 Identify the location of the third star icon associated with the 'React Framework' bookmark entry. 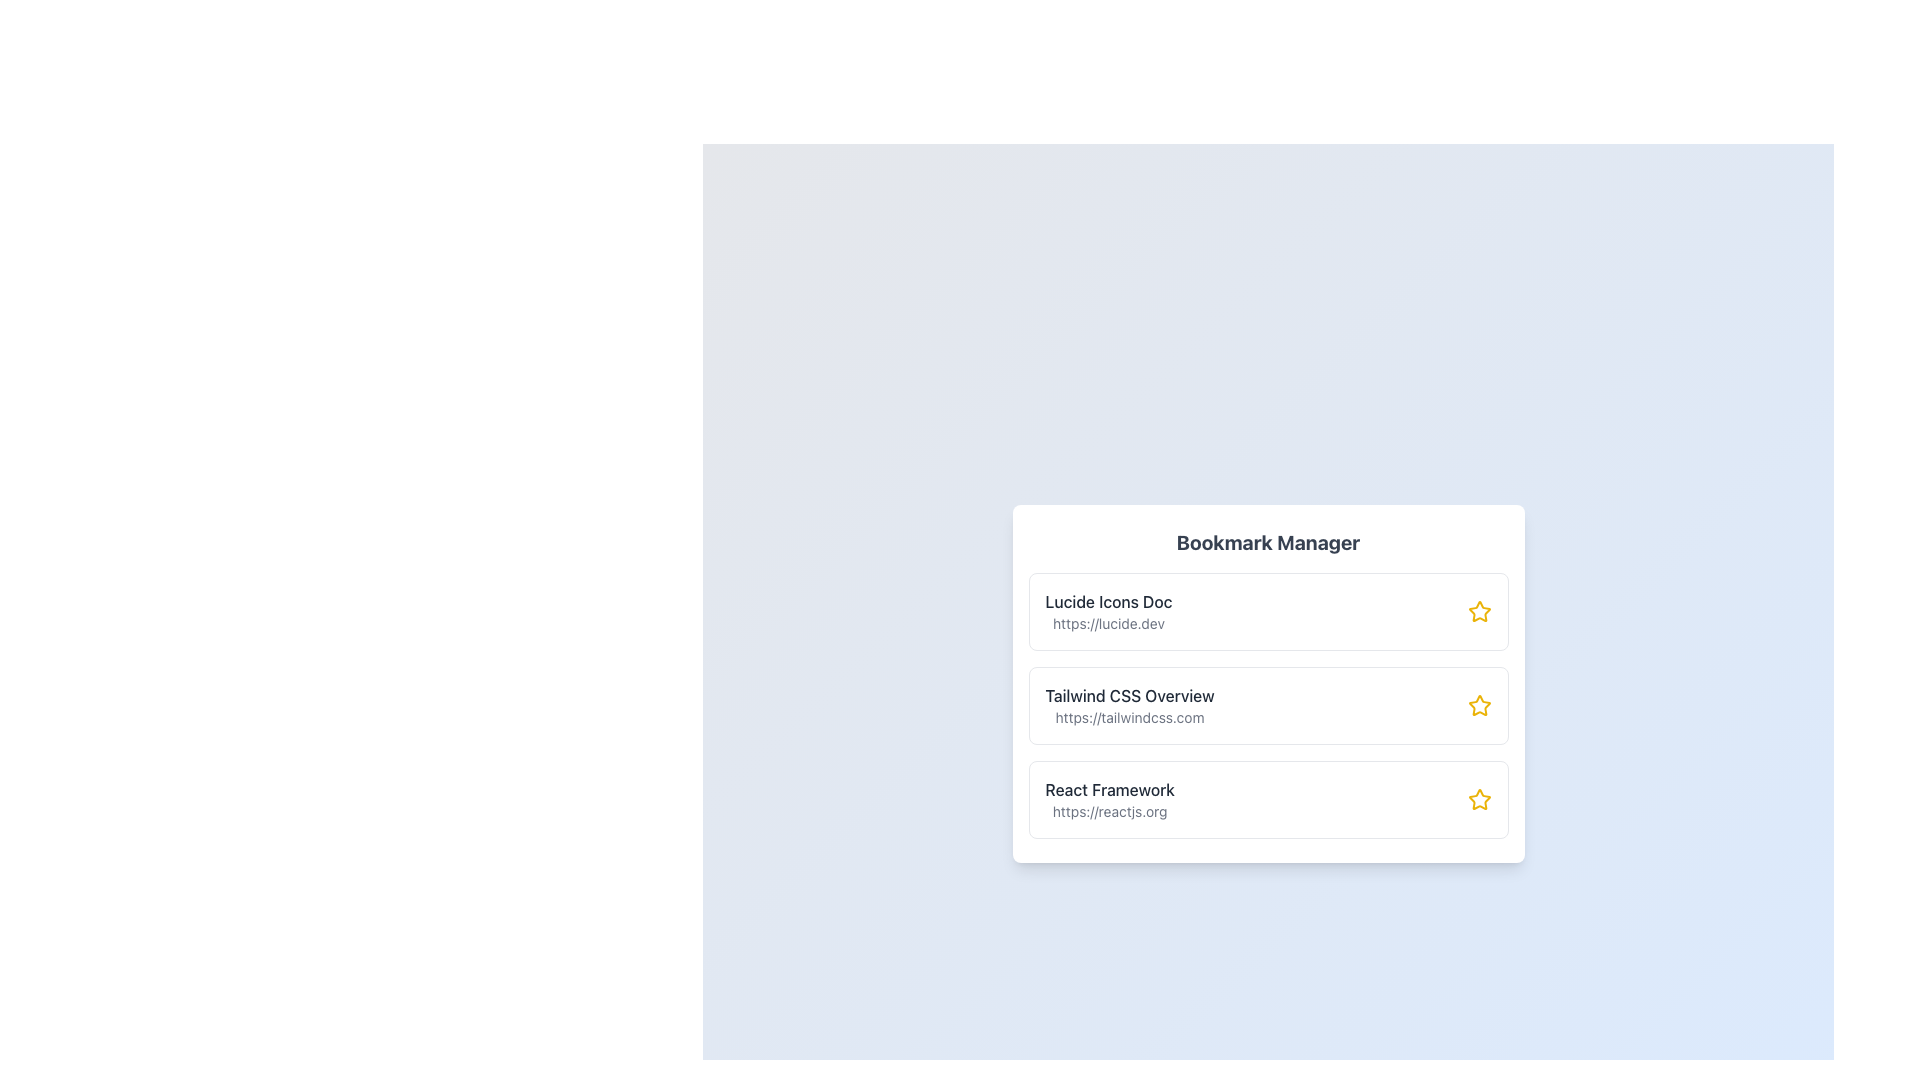
(1479, 798).